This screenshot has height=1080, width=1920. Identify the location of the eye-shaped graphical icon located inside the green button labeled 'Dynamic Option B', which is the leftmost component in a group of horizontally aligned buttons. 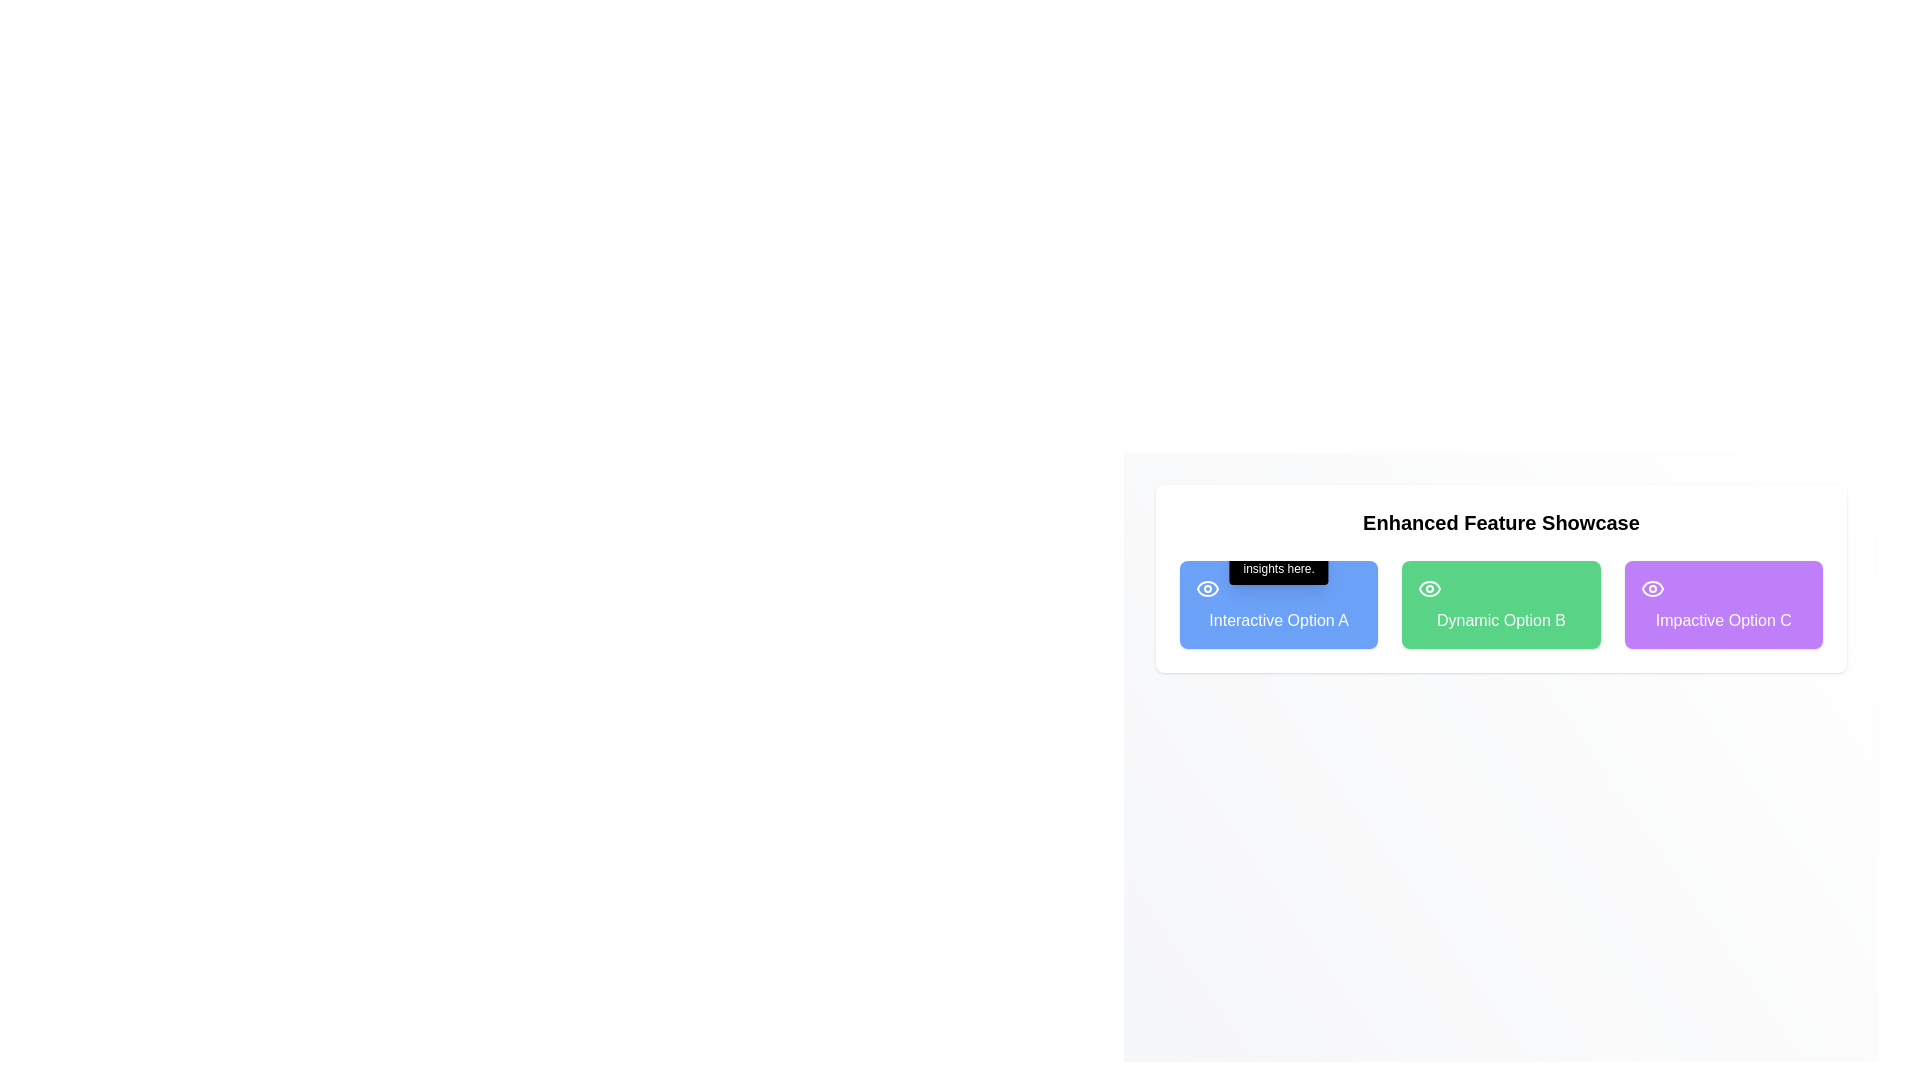
(1429, 588).